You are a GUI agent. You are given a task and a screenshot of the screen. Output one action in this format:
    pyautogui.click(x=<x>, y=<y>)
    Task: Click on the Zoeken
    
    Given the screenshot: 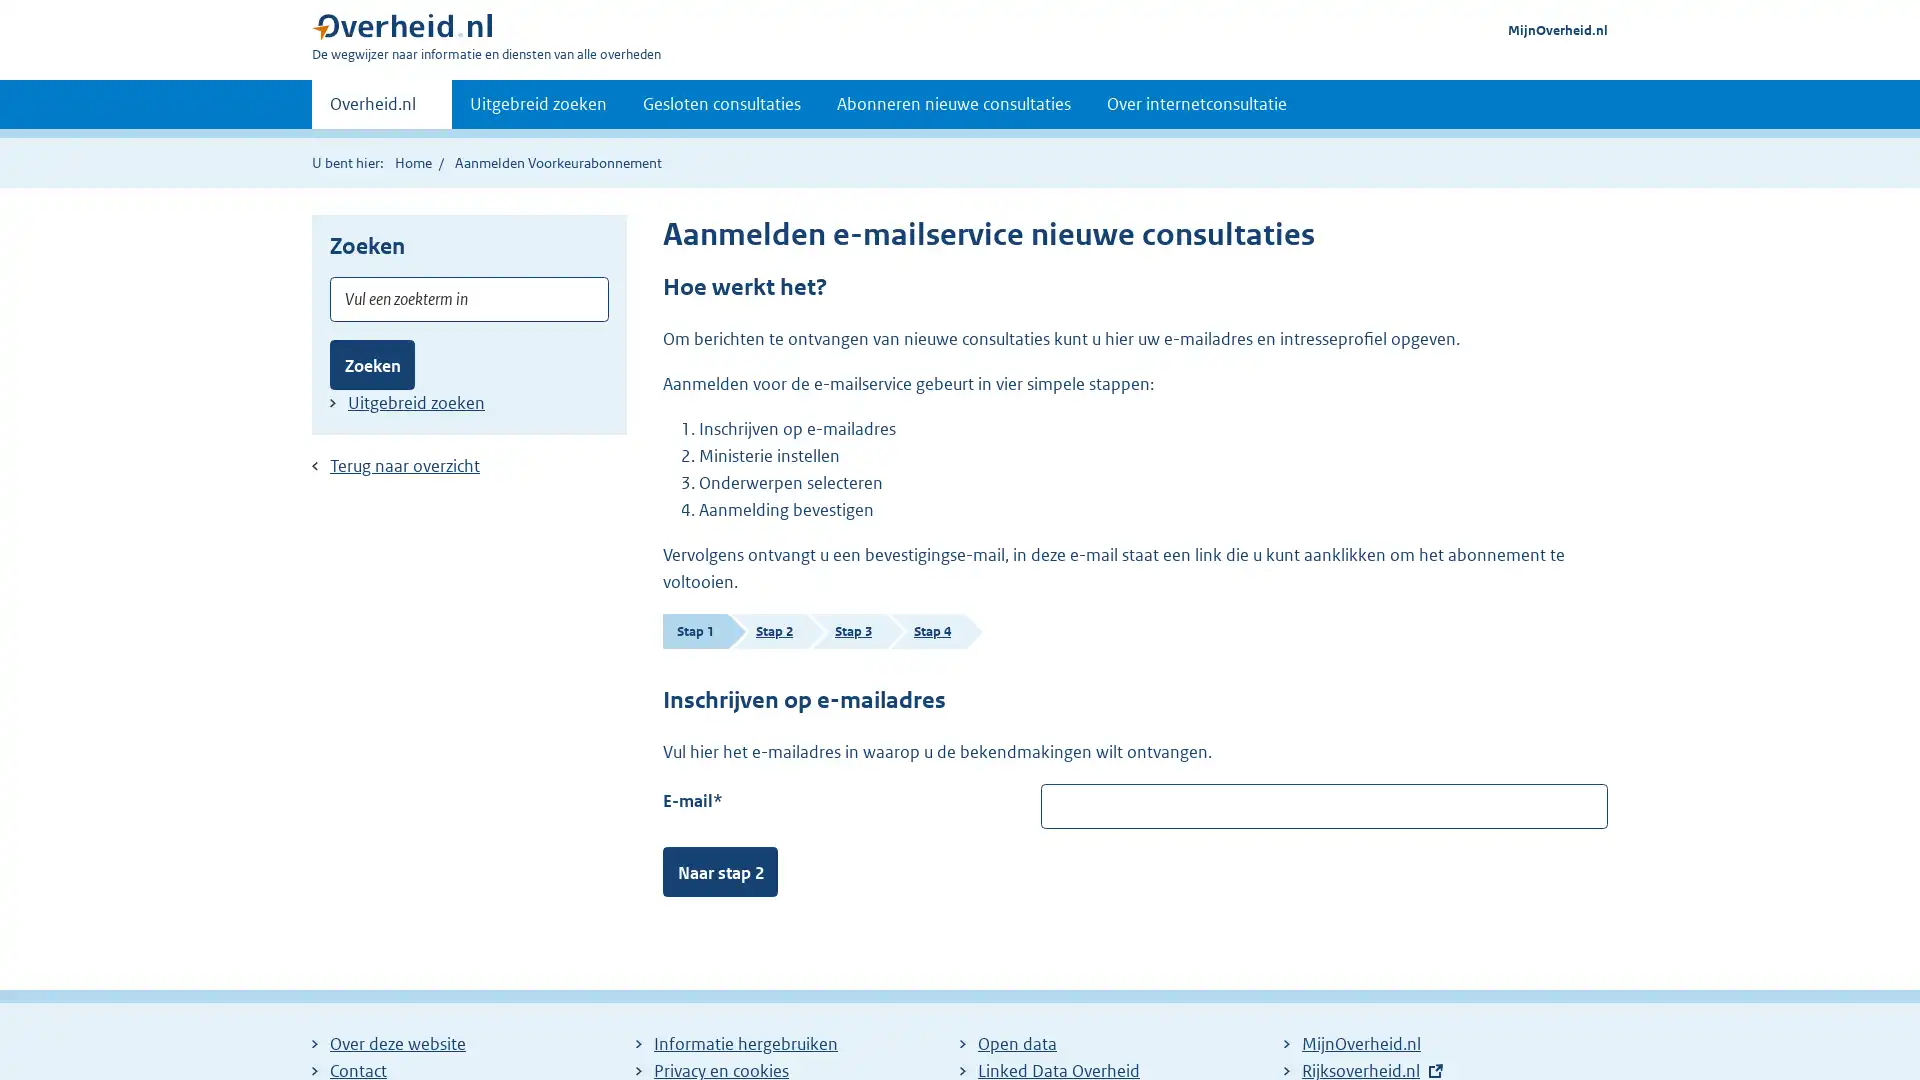 What is the action you would take?
    pyautogui.click(x=372, y=364)
    